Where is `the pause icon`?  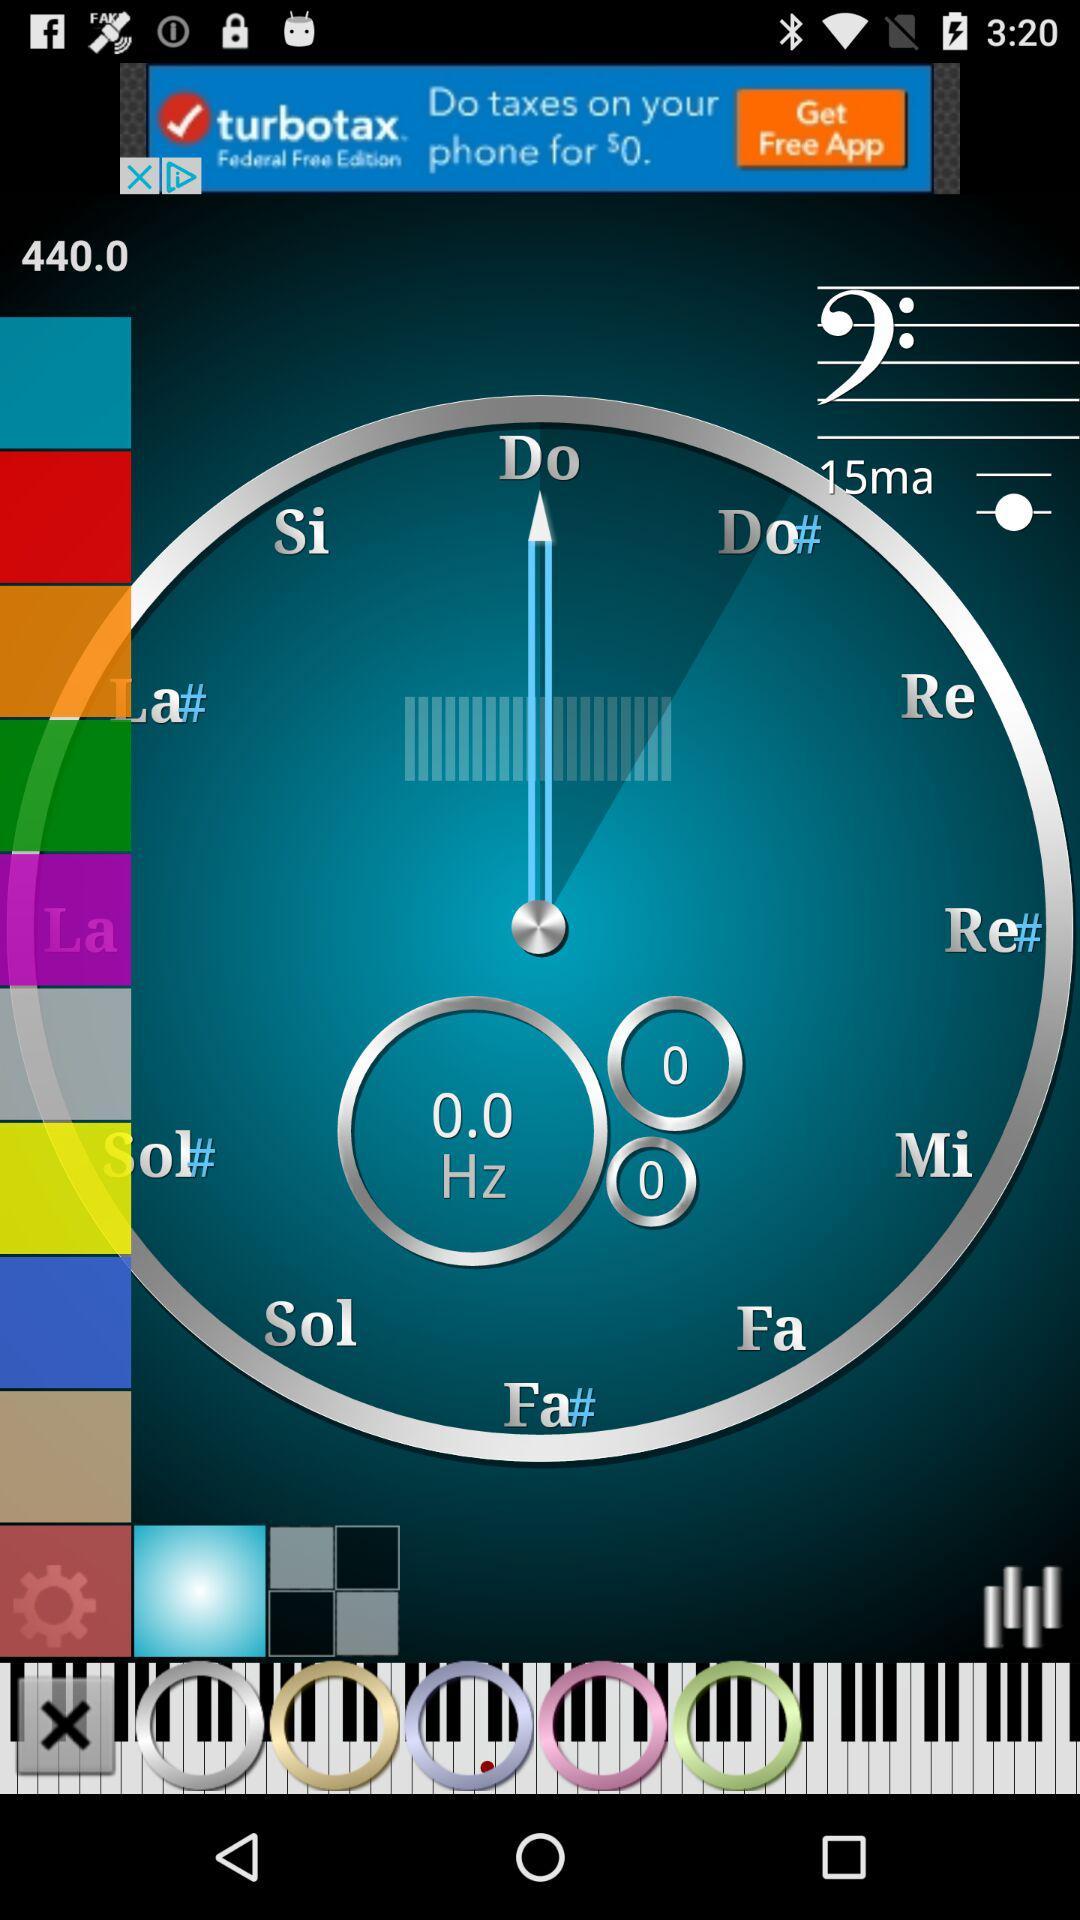
the pause icon is located at coordinates (736, 1845).